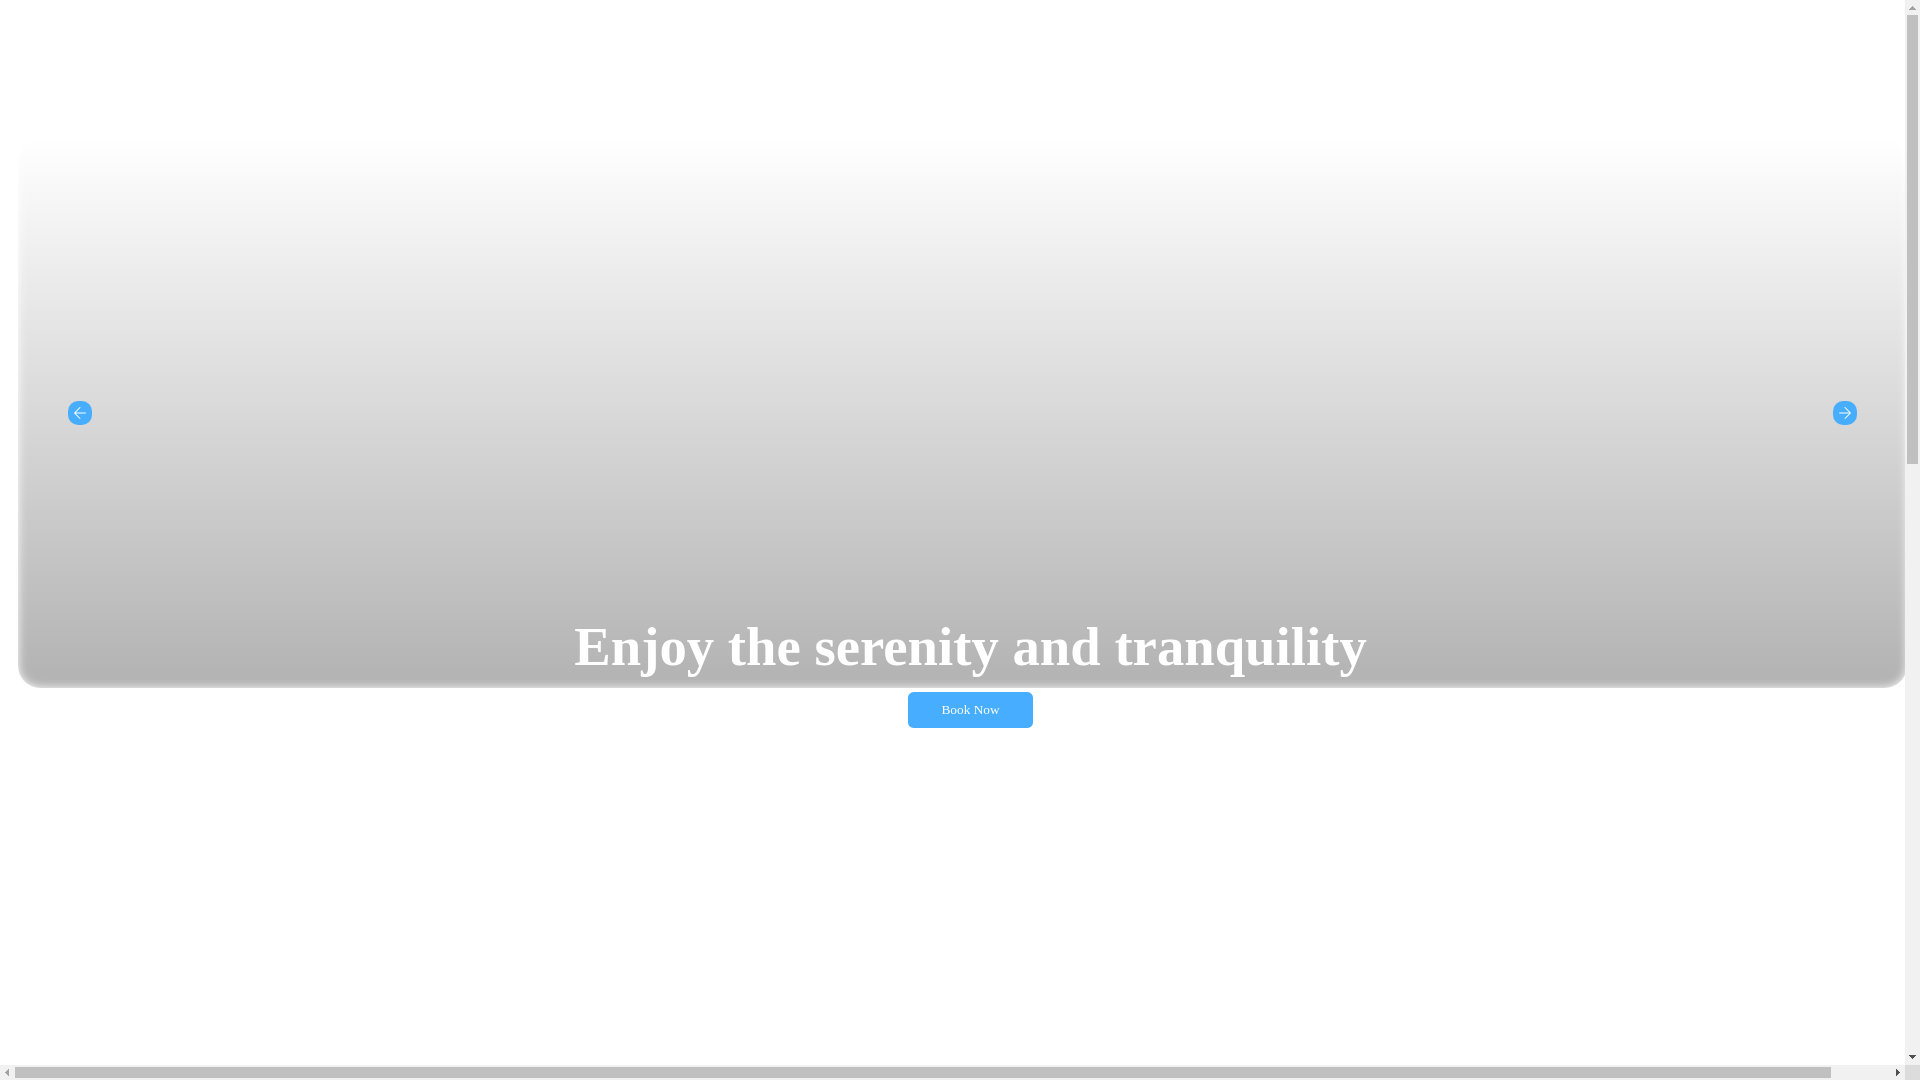 The width and height of the screenshot is (1920, 1080). I want to click on 'Book Now', so click(970, 708).